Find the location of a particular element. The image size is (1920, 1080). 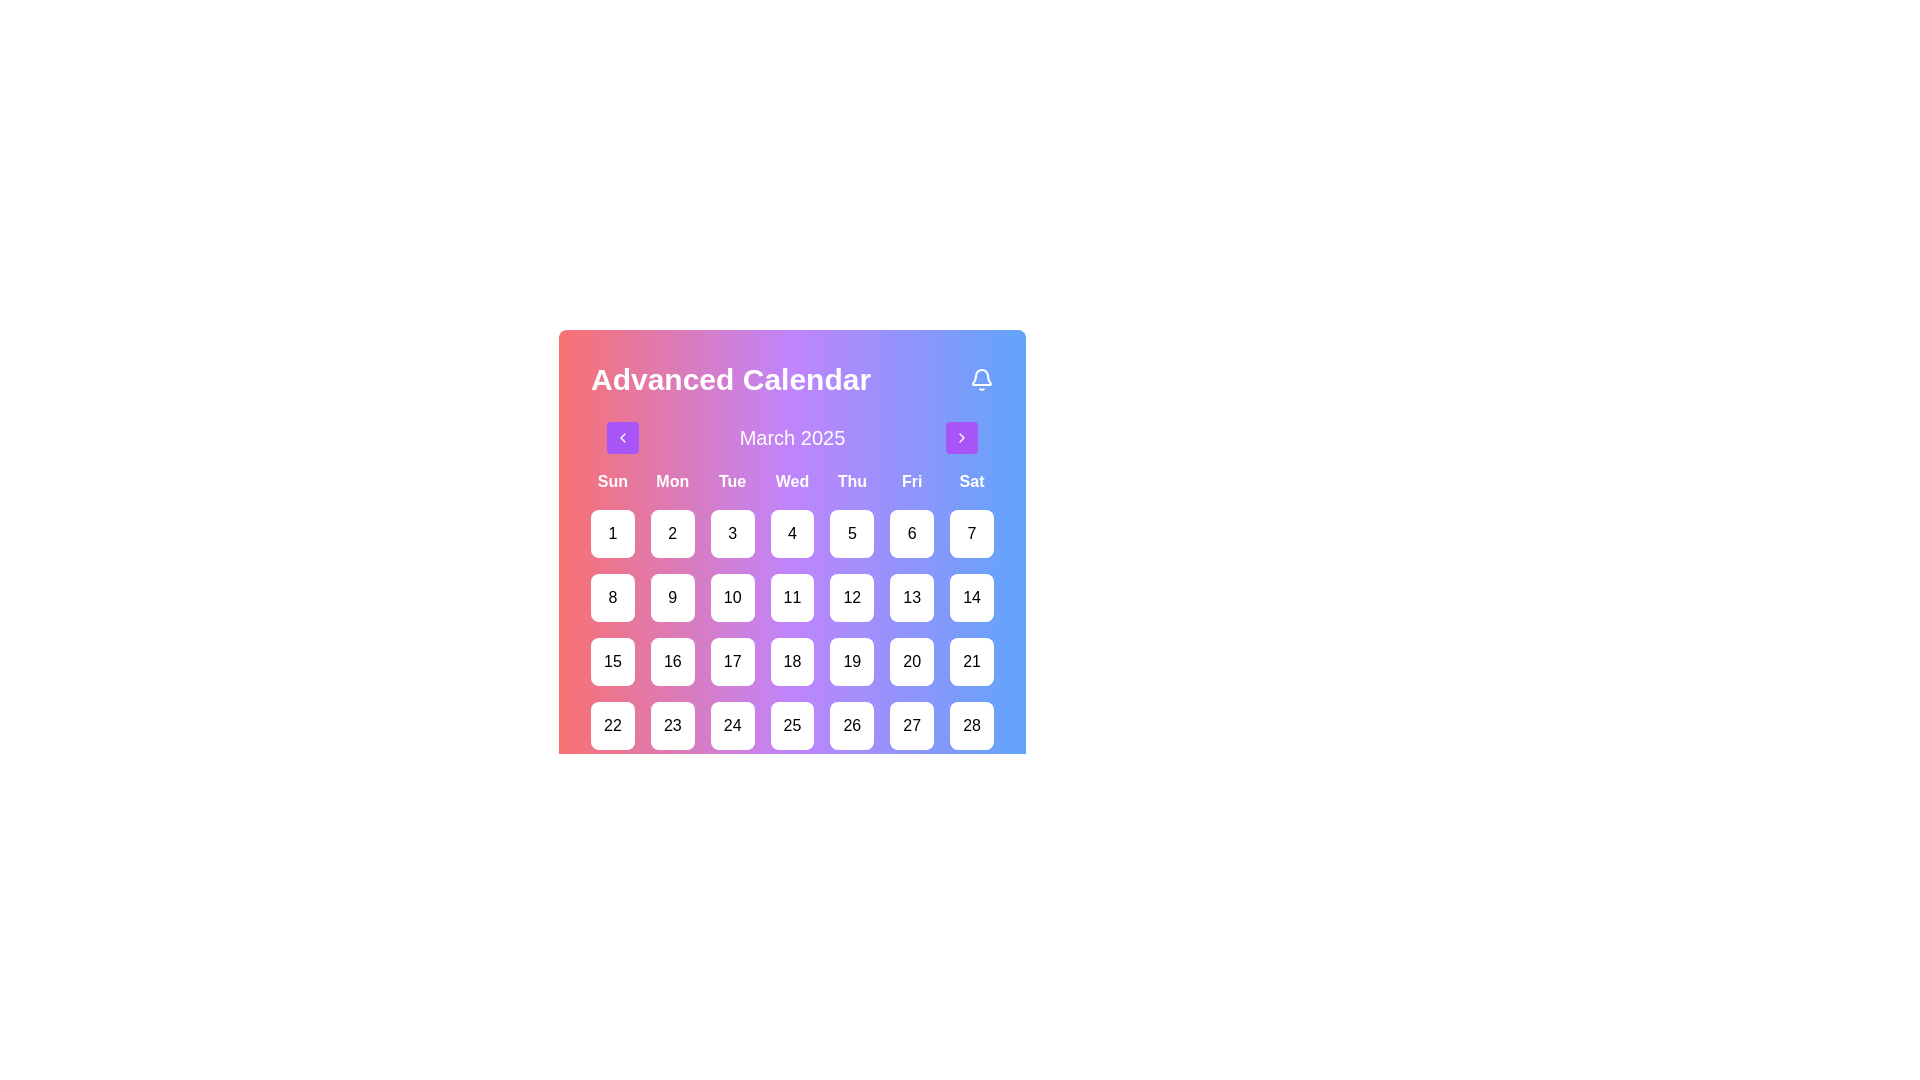

the 'Advanced Calendar' text label, which is a bold and large heading located centrally in the gradient-colored header of the calendar interface is located at coordinates (730, 380).